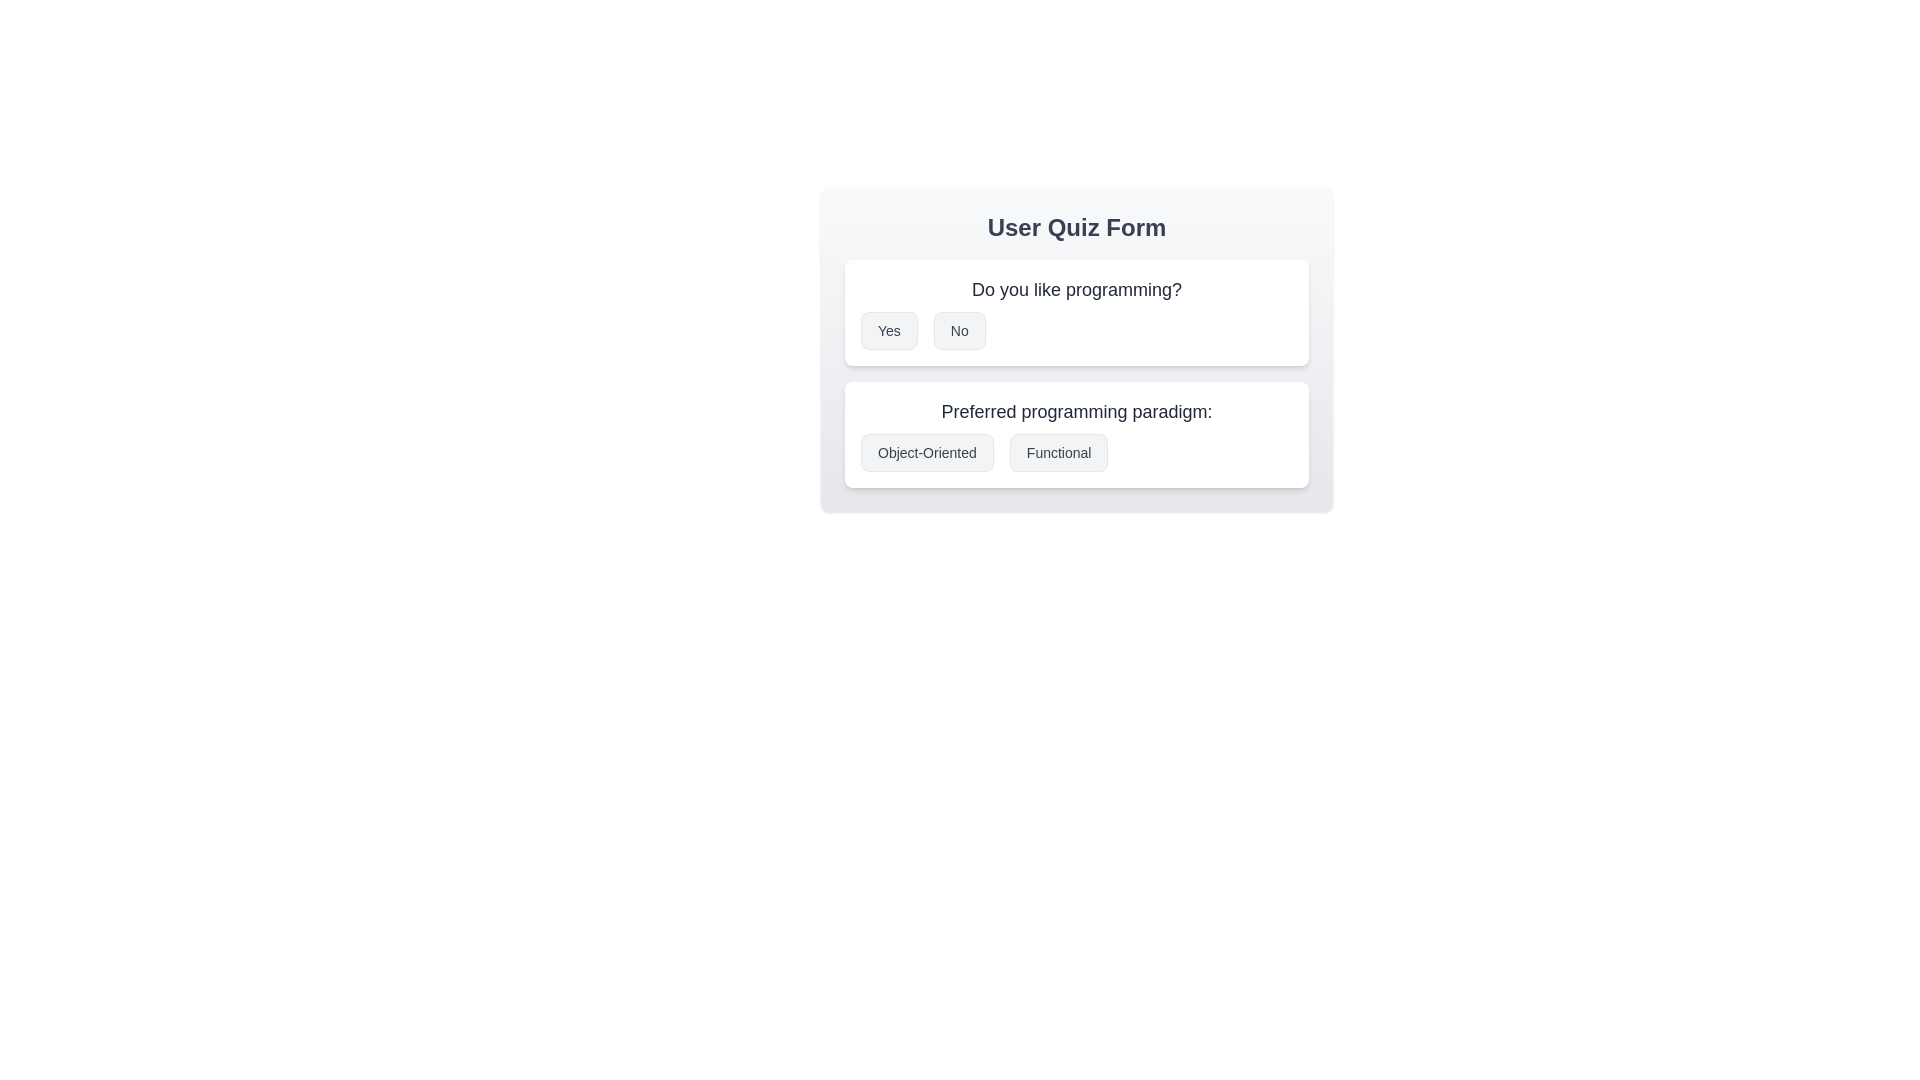  I want to click on the 'Object-Oriented' button, so click(926, 452).